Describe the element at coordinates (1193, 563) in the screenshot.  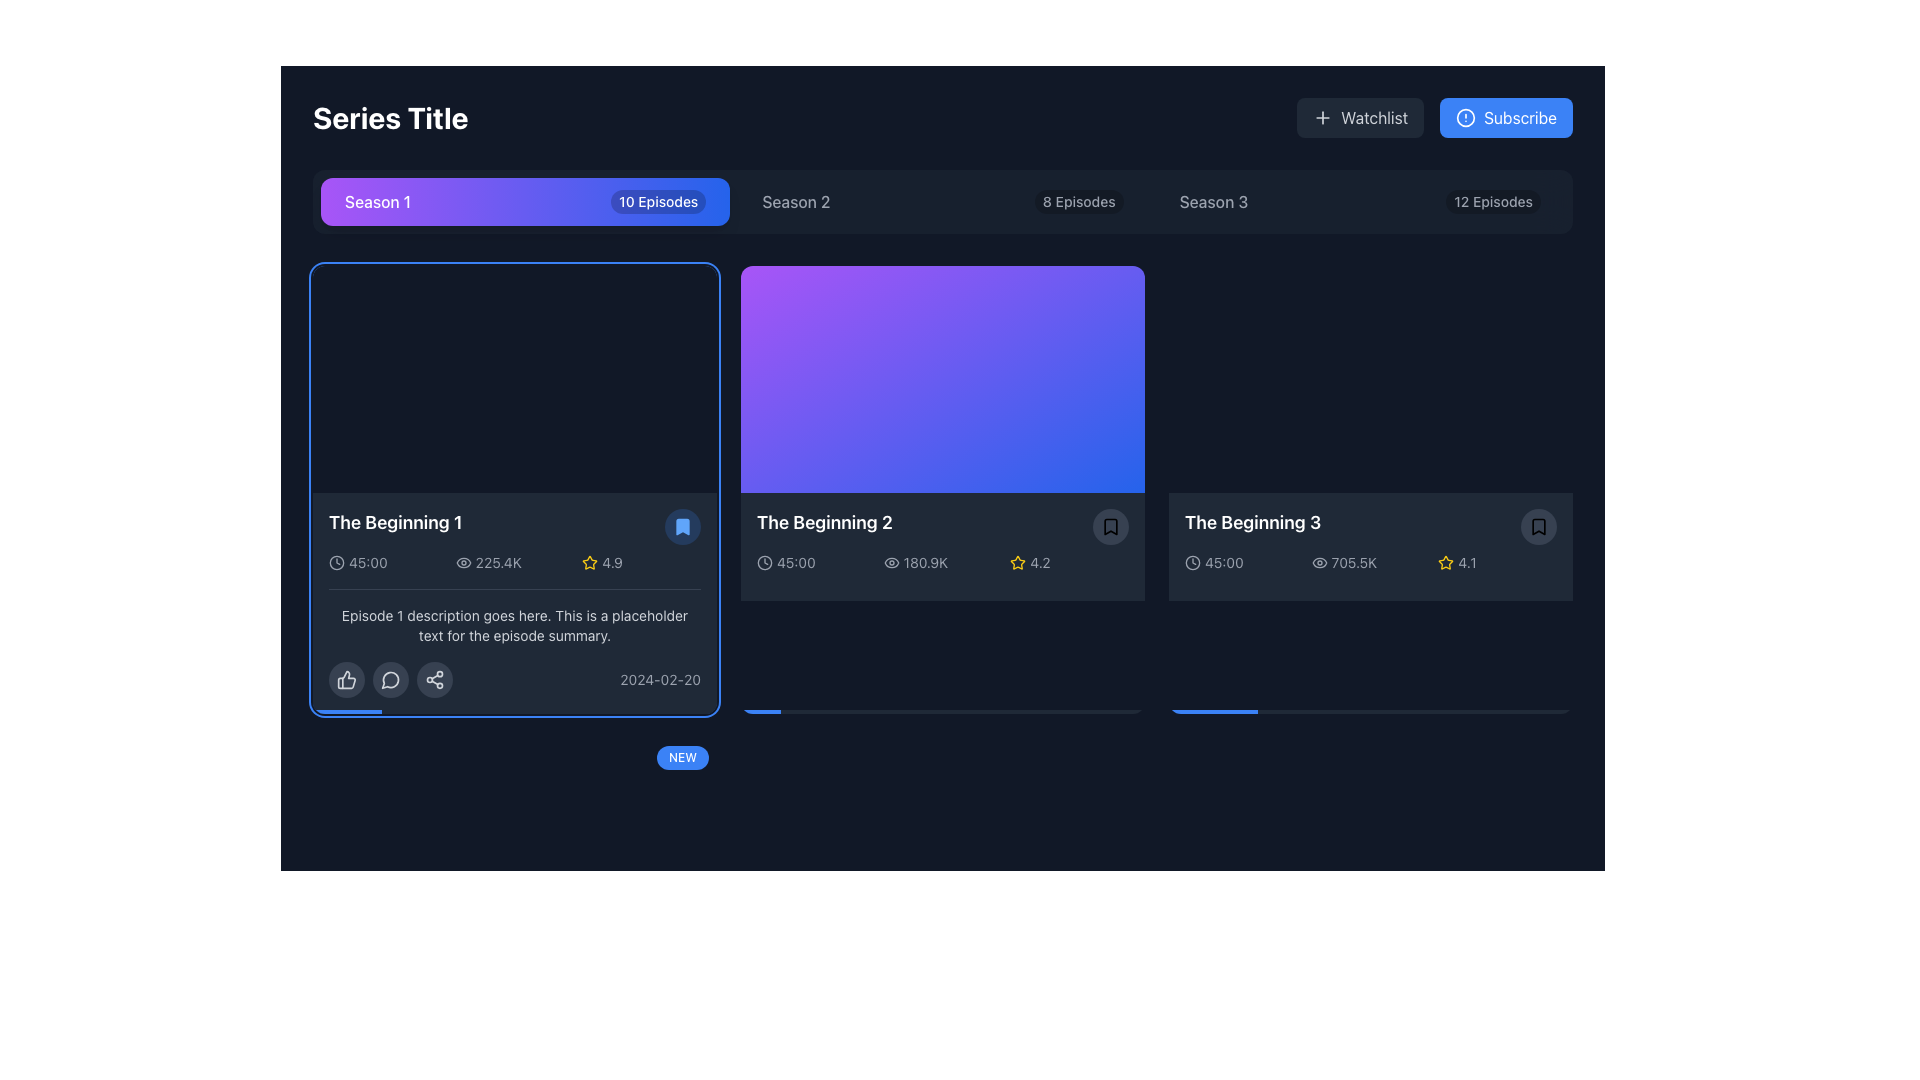
I see `the time-related icon located at the beginning of the row displaying information for 'The Beginning 3'` at that location.